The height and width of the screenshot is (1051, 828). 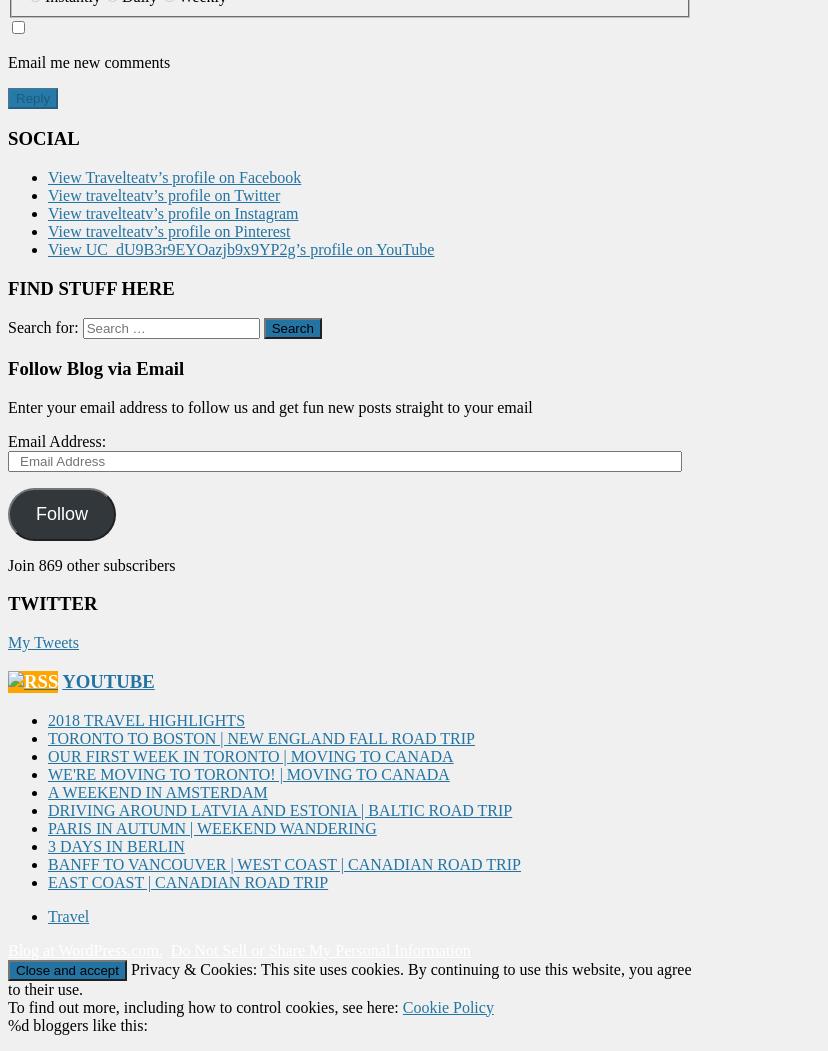 I want to click on 'Follow', so click(x=60, y=512).